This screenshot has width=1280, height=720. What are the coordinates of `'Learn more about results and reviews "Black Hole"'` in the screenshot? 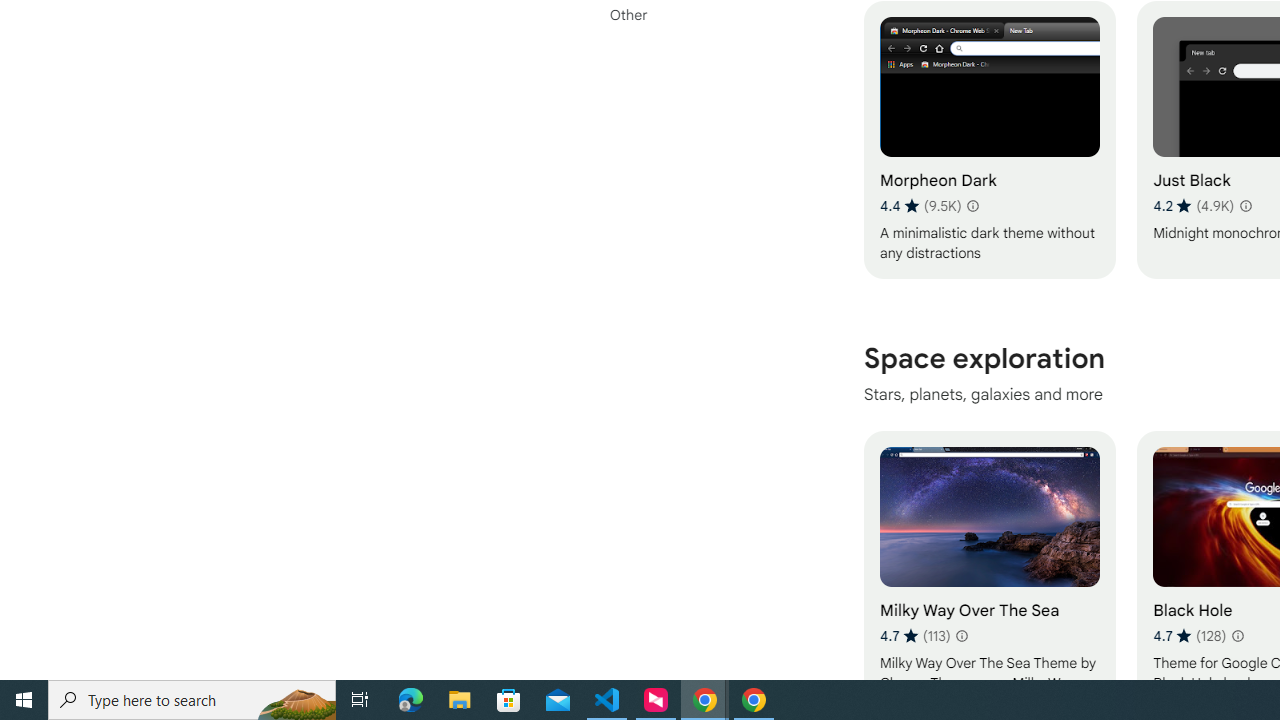 It's located at (1236, 636).